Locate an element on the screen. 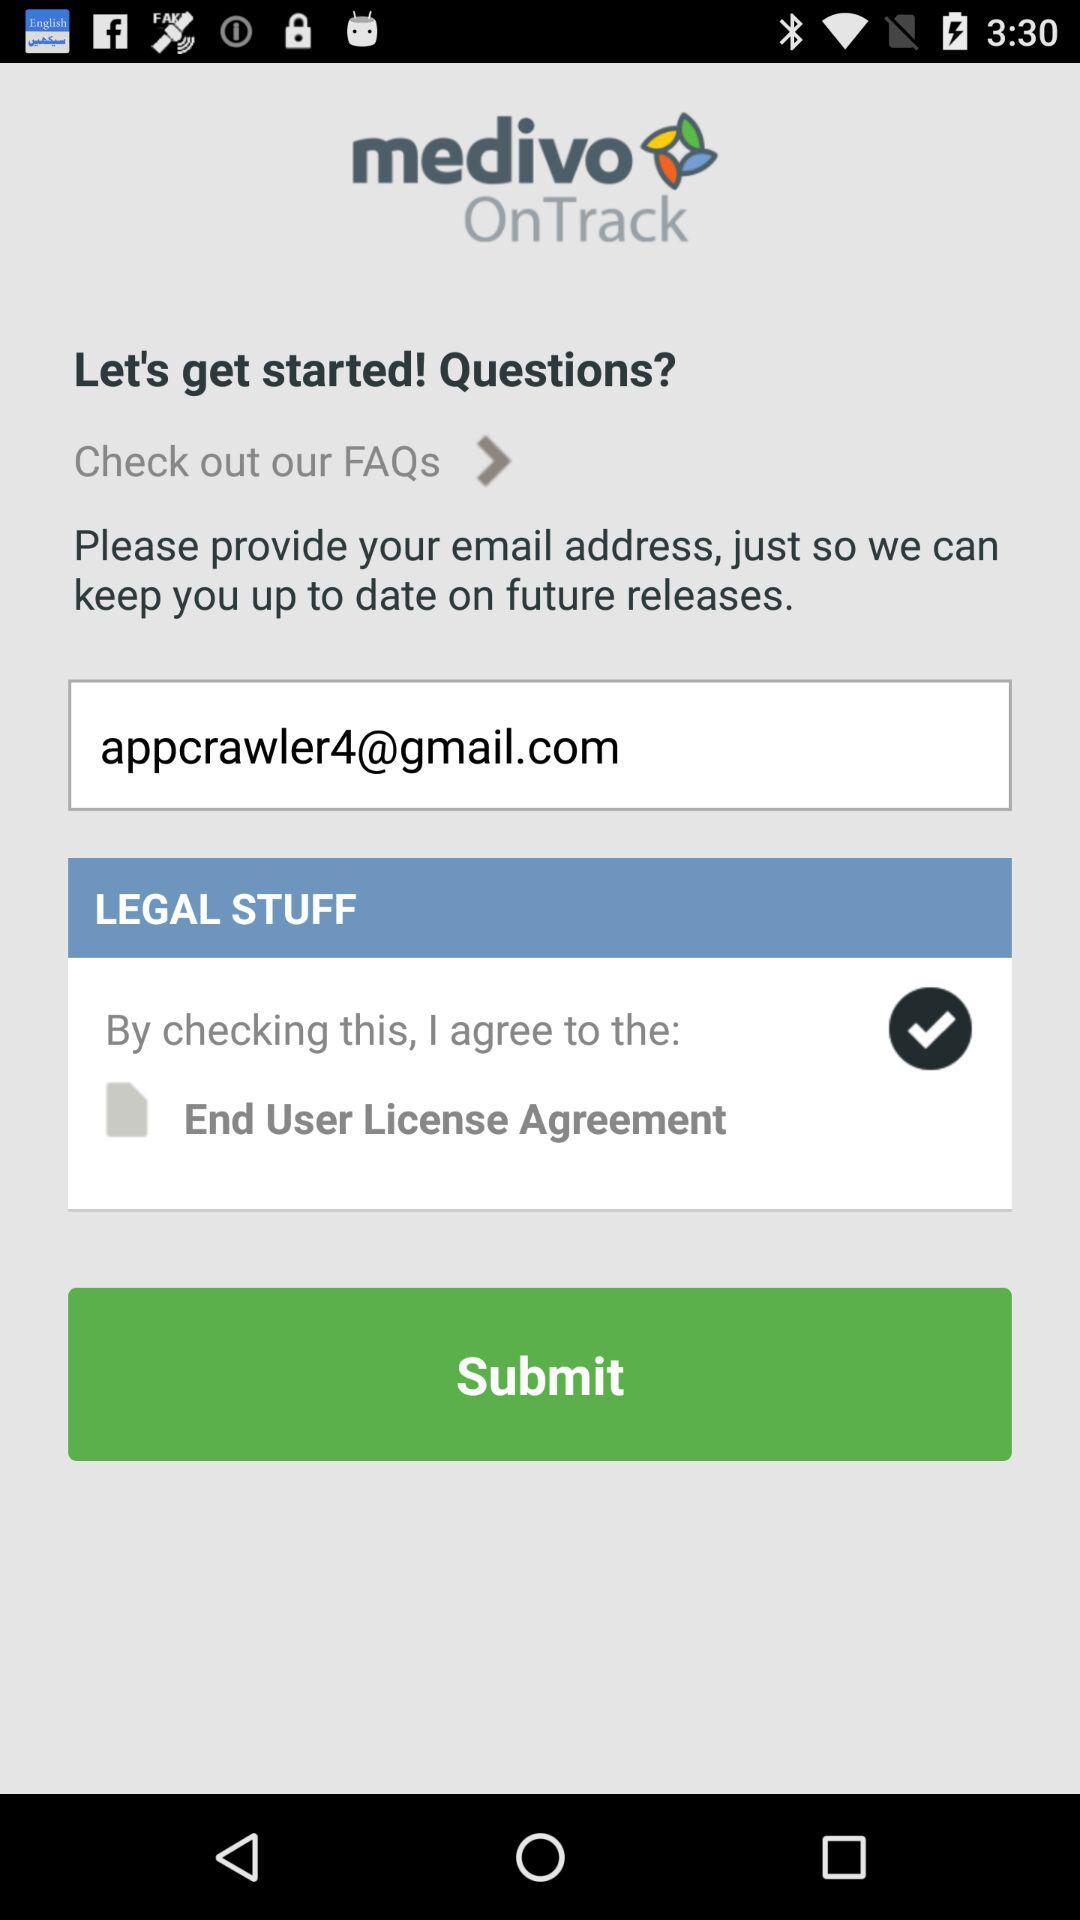 The height and width of the screenshot is (1920, 1080). give agreement is located at coordinates (930, 1028).